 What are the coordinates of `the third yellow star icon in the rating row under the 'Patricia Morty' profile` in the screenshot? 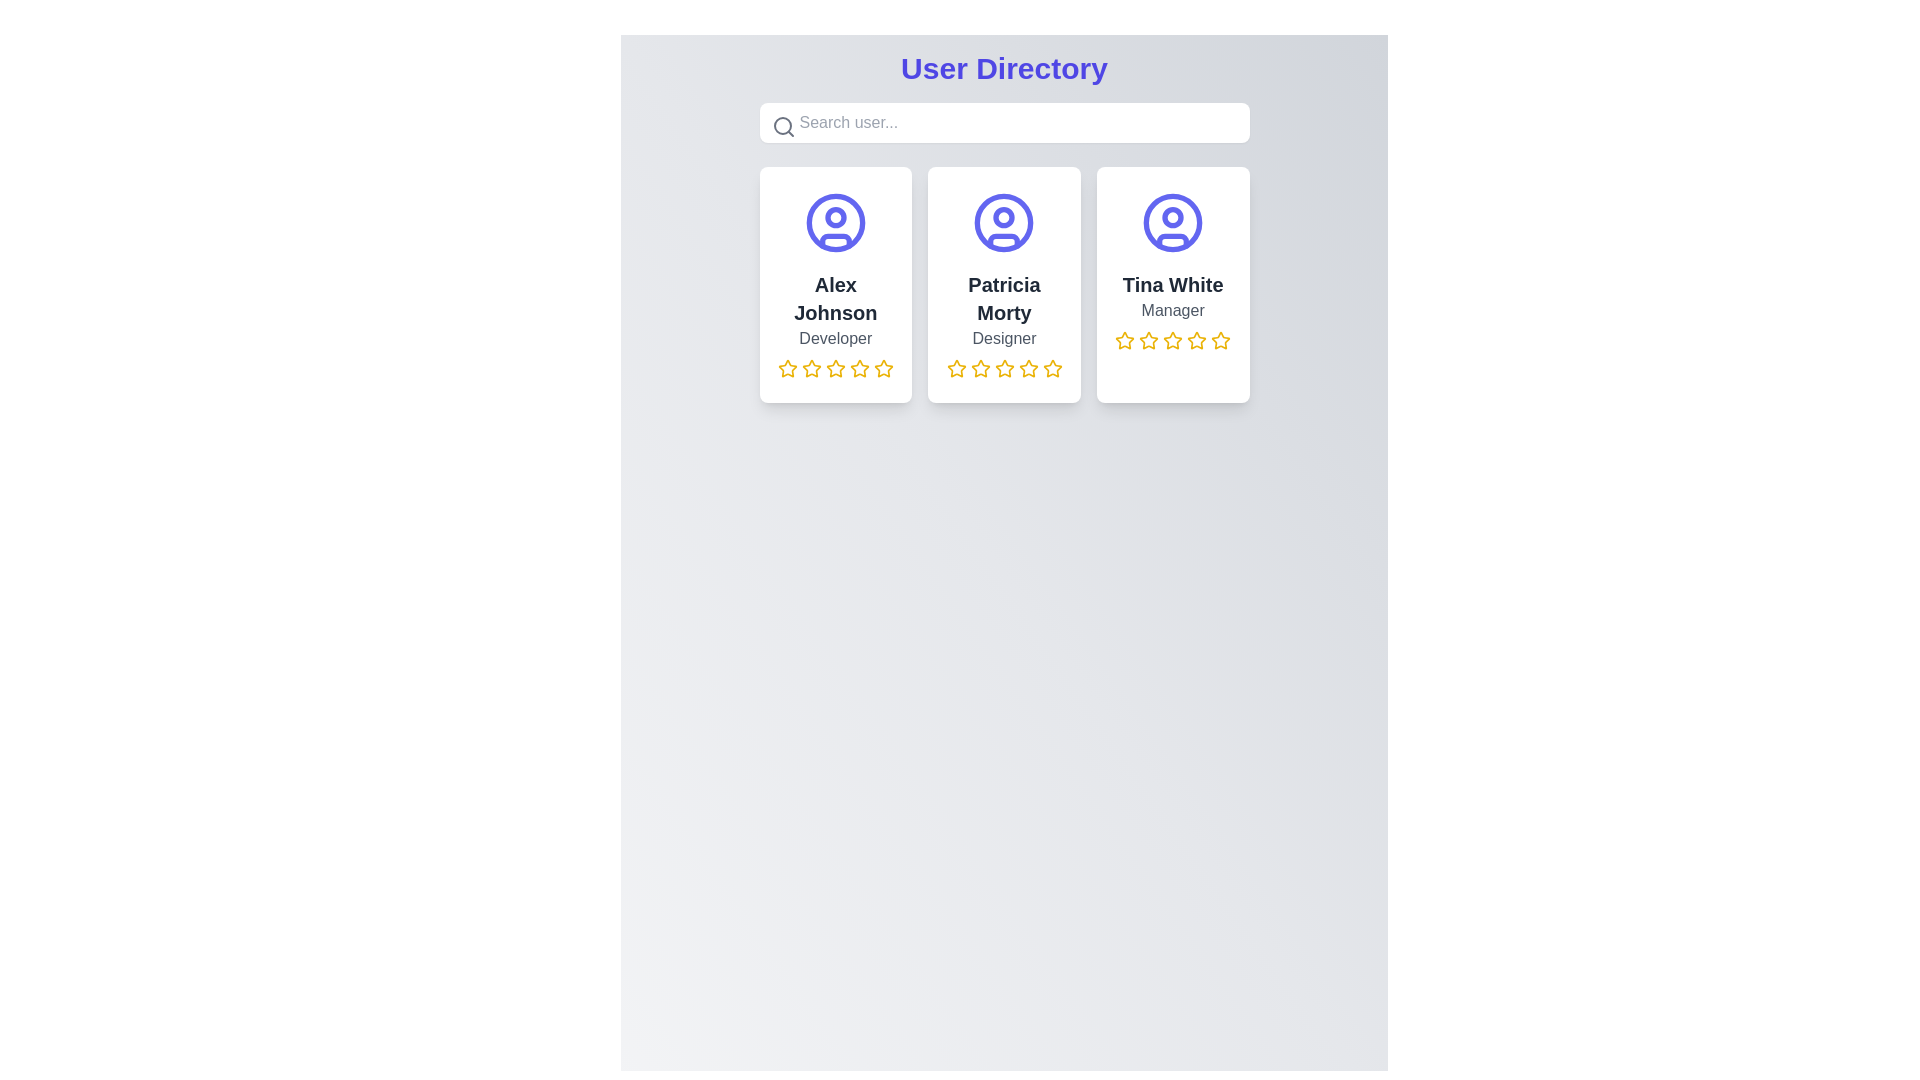 It's located at (980, 368).